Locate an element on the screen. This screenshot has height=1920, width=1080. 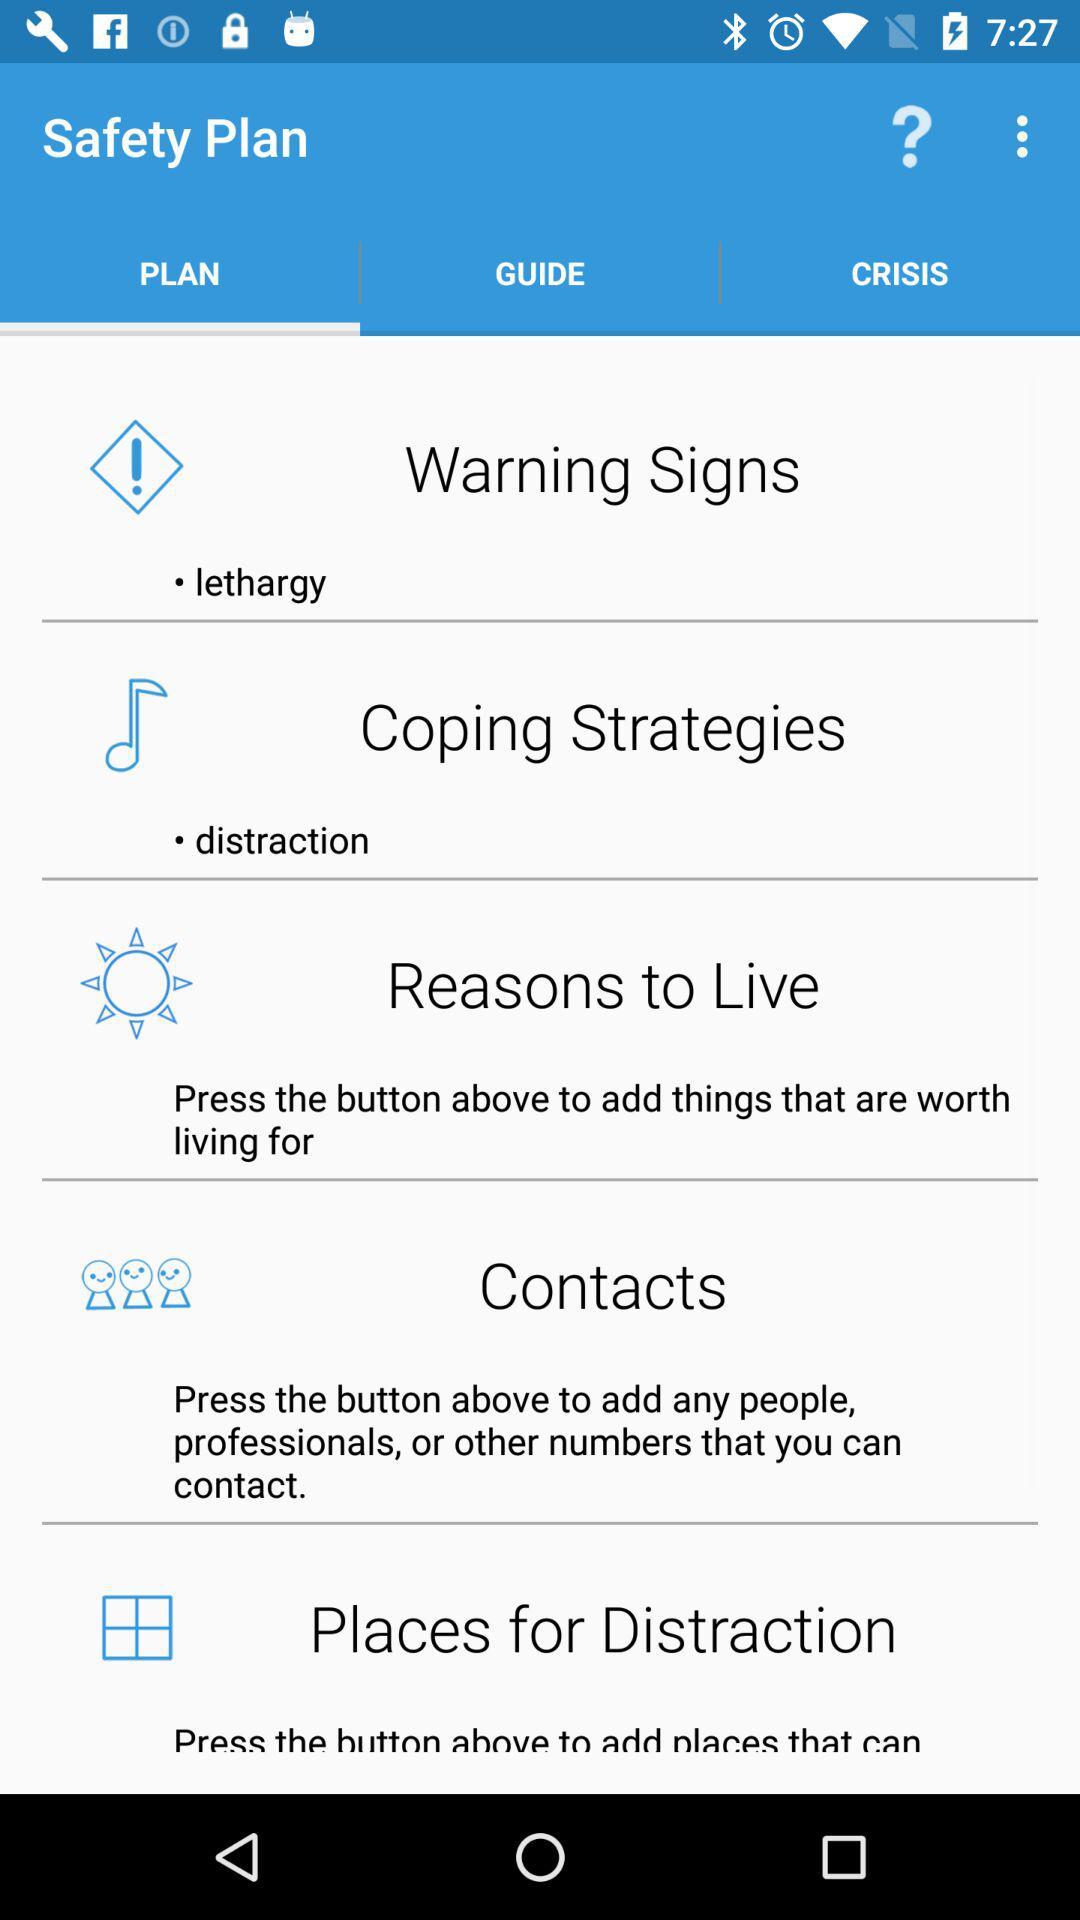
the item below plan icon is located at coordinates (540, 466).